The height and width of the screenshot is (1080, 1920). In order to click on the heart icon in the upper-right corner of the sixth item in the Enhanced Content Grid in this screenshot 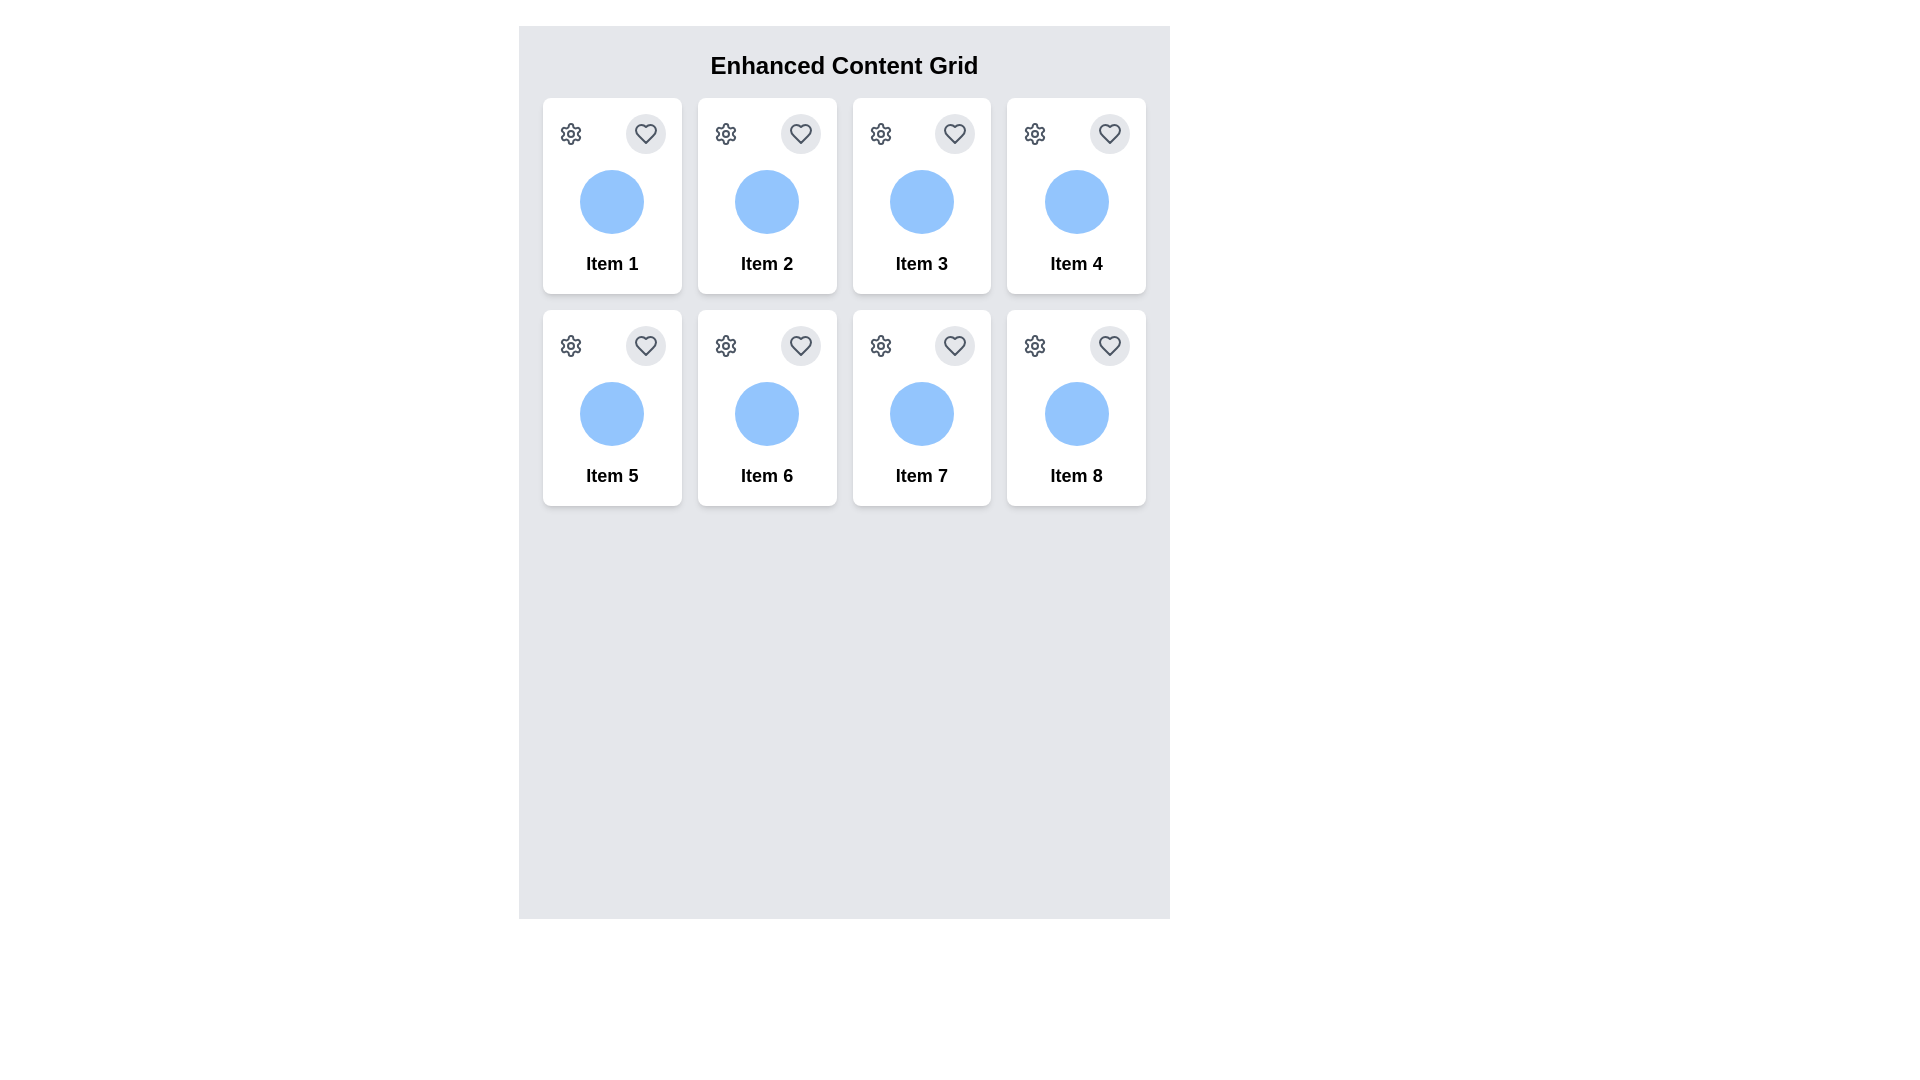, I will do `click(800, 345)`.